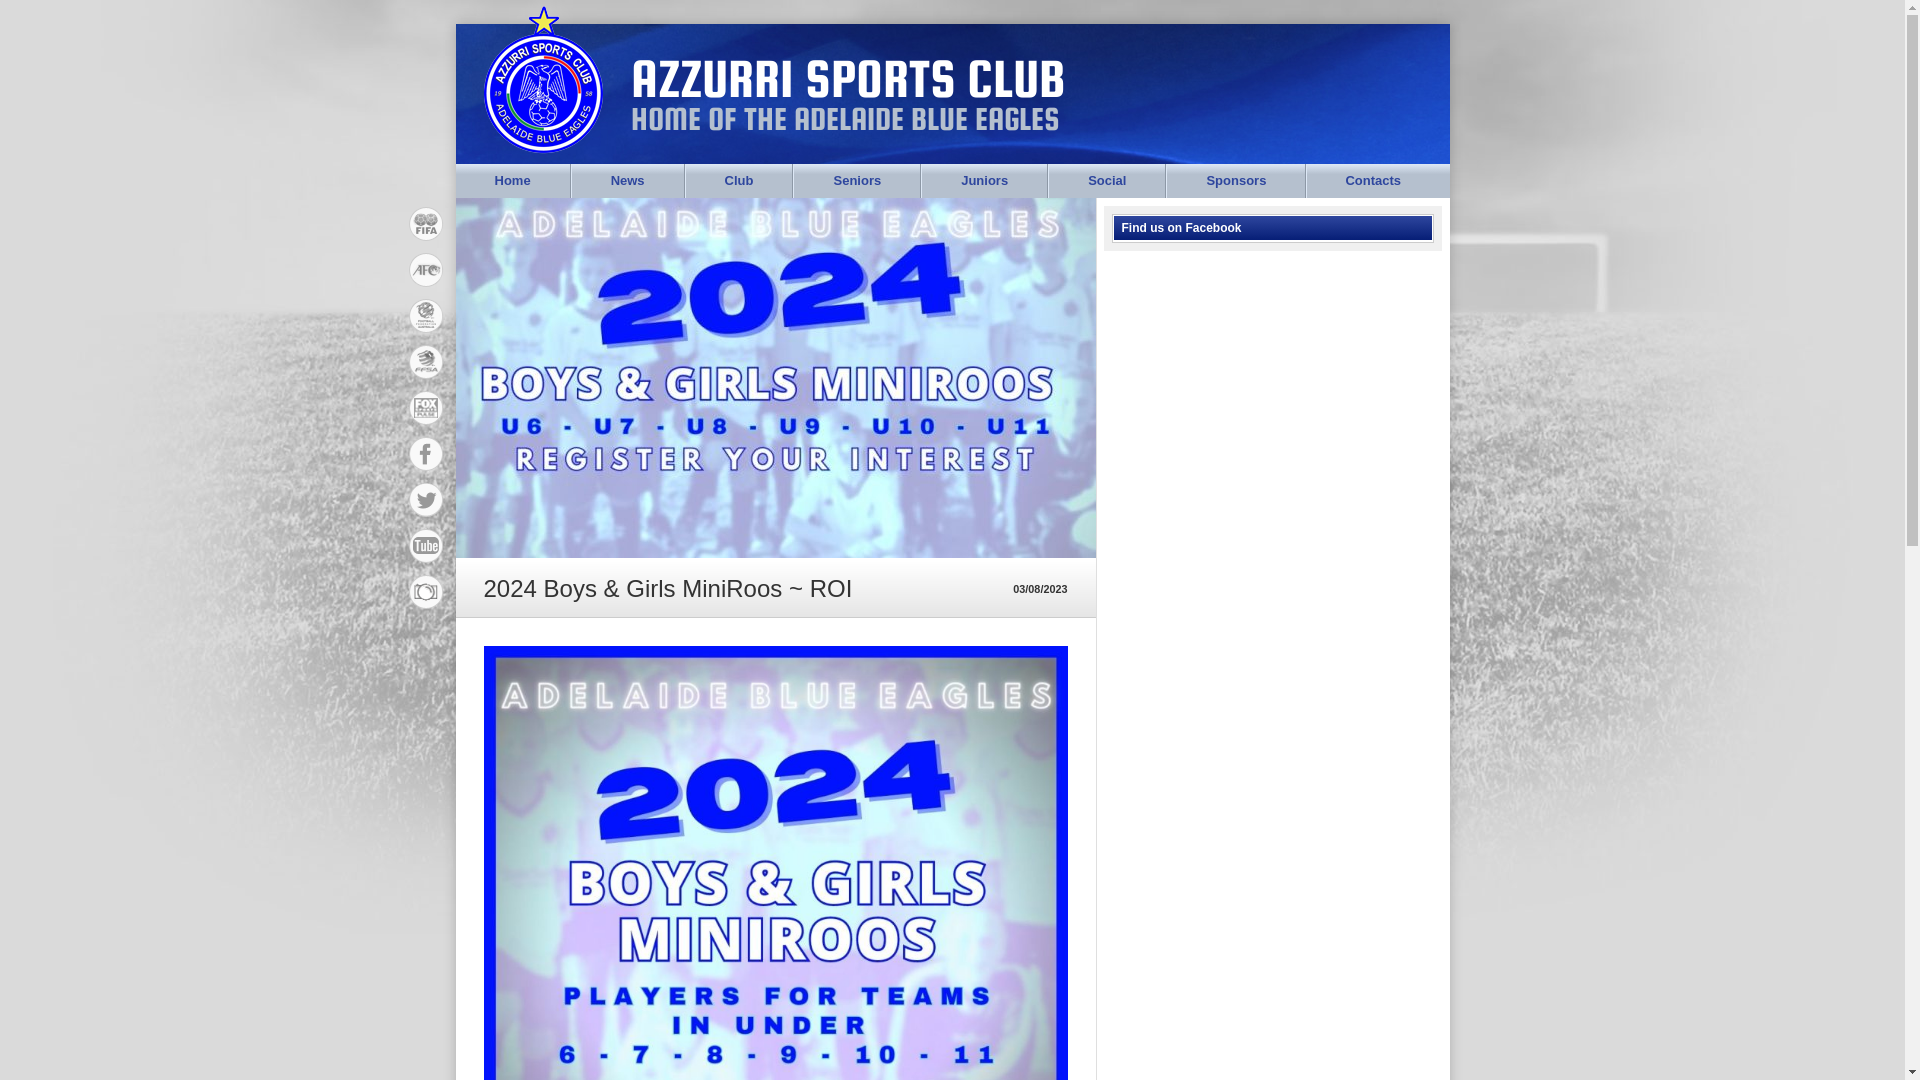  I want to click on 'Sponsors', so click(1235, 181).